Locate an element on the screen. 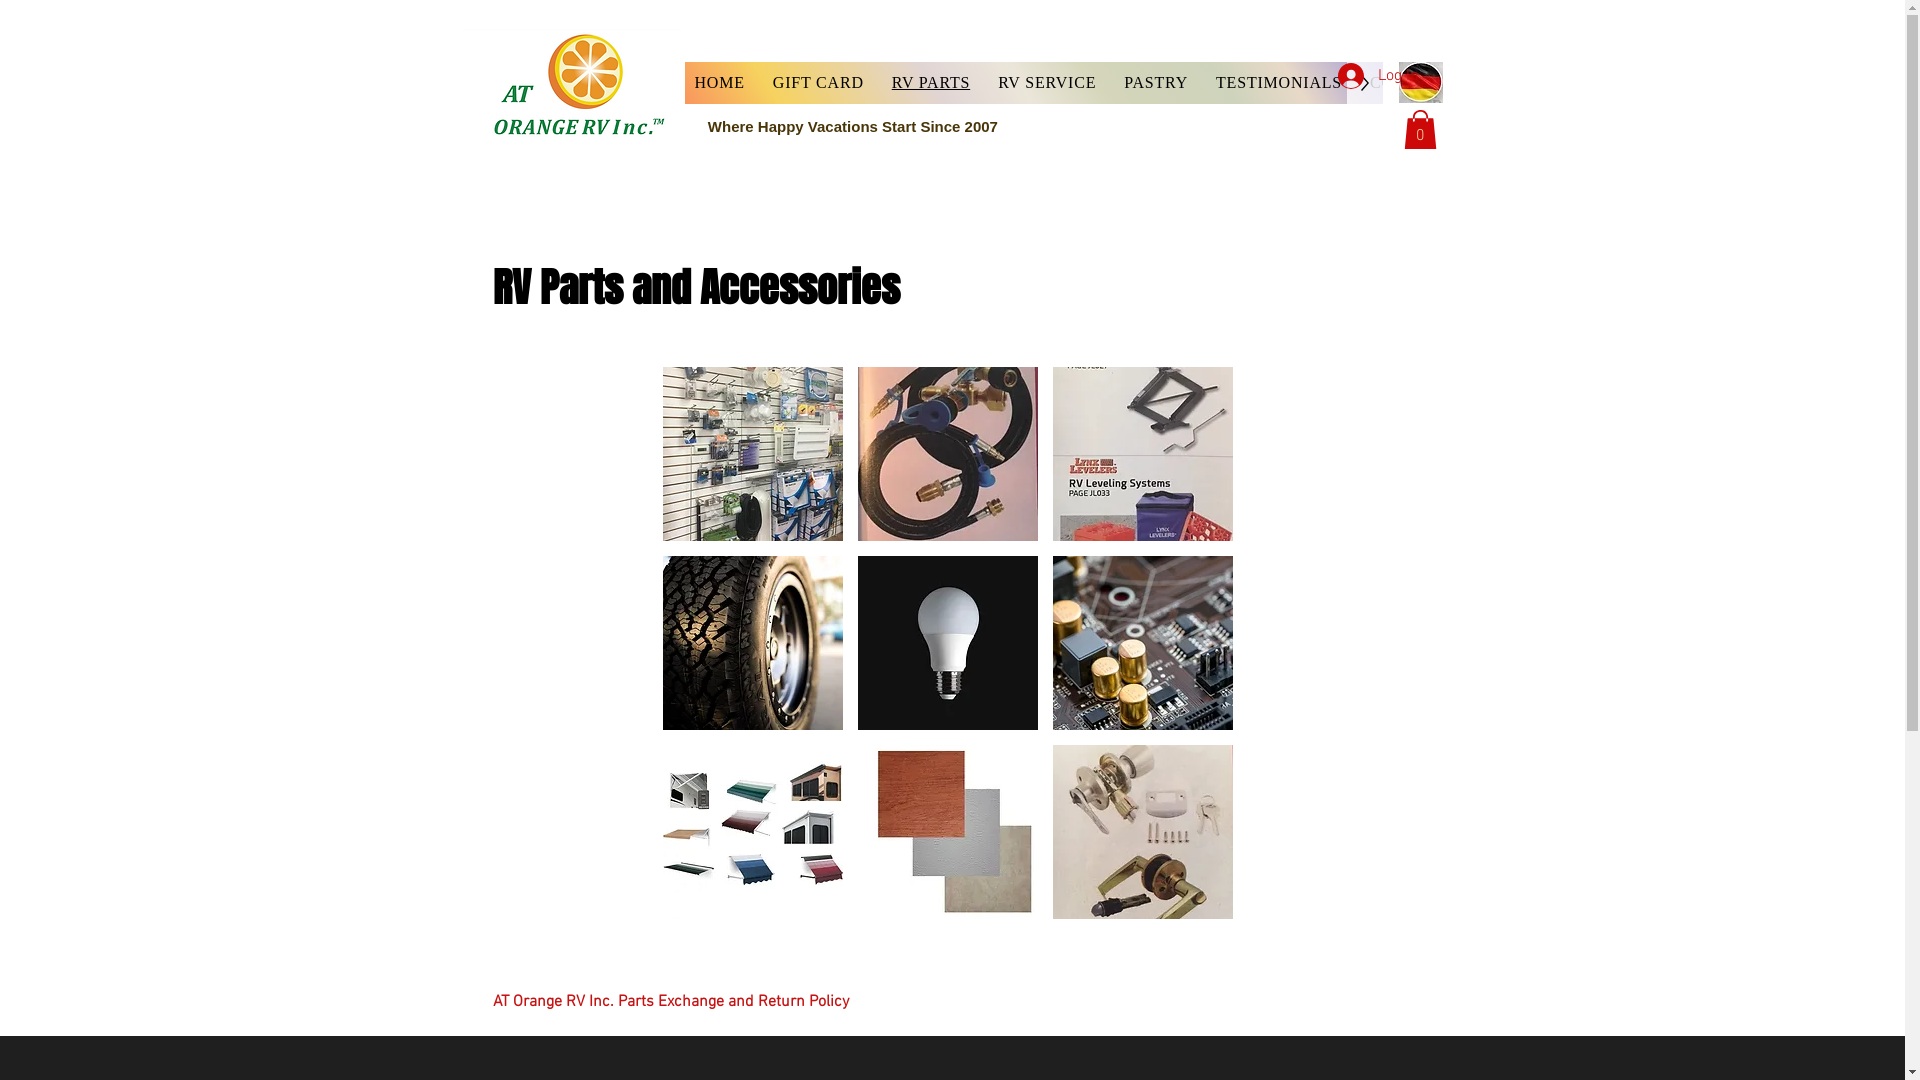  'CONTACT' is located at coordinates (1409, 82).